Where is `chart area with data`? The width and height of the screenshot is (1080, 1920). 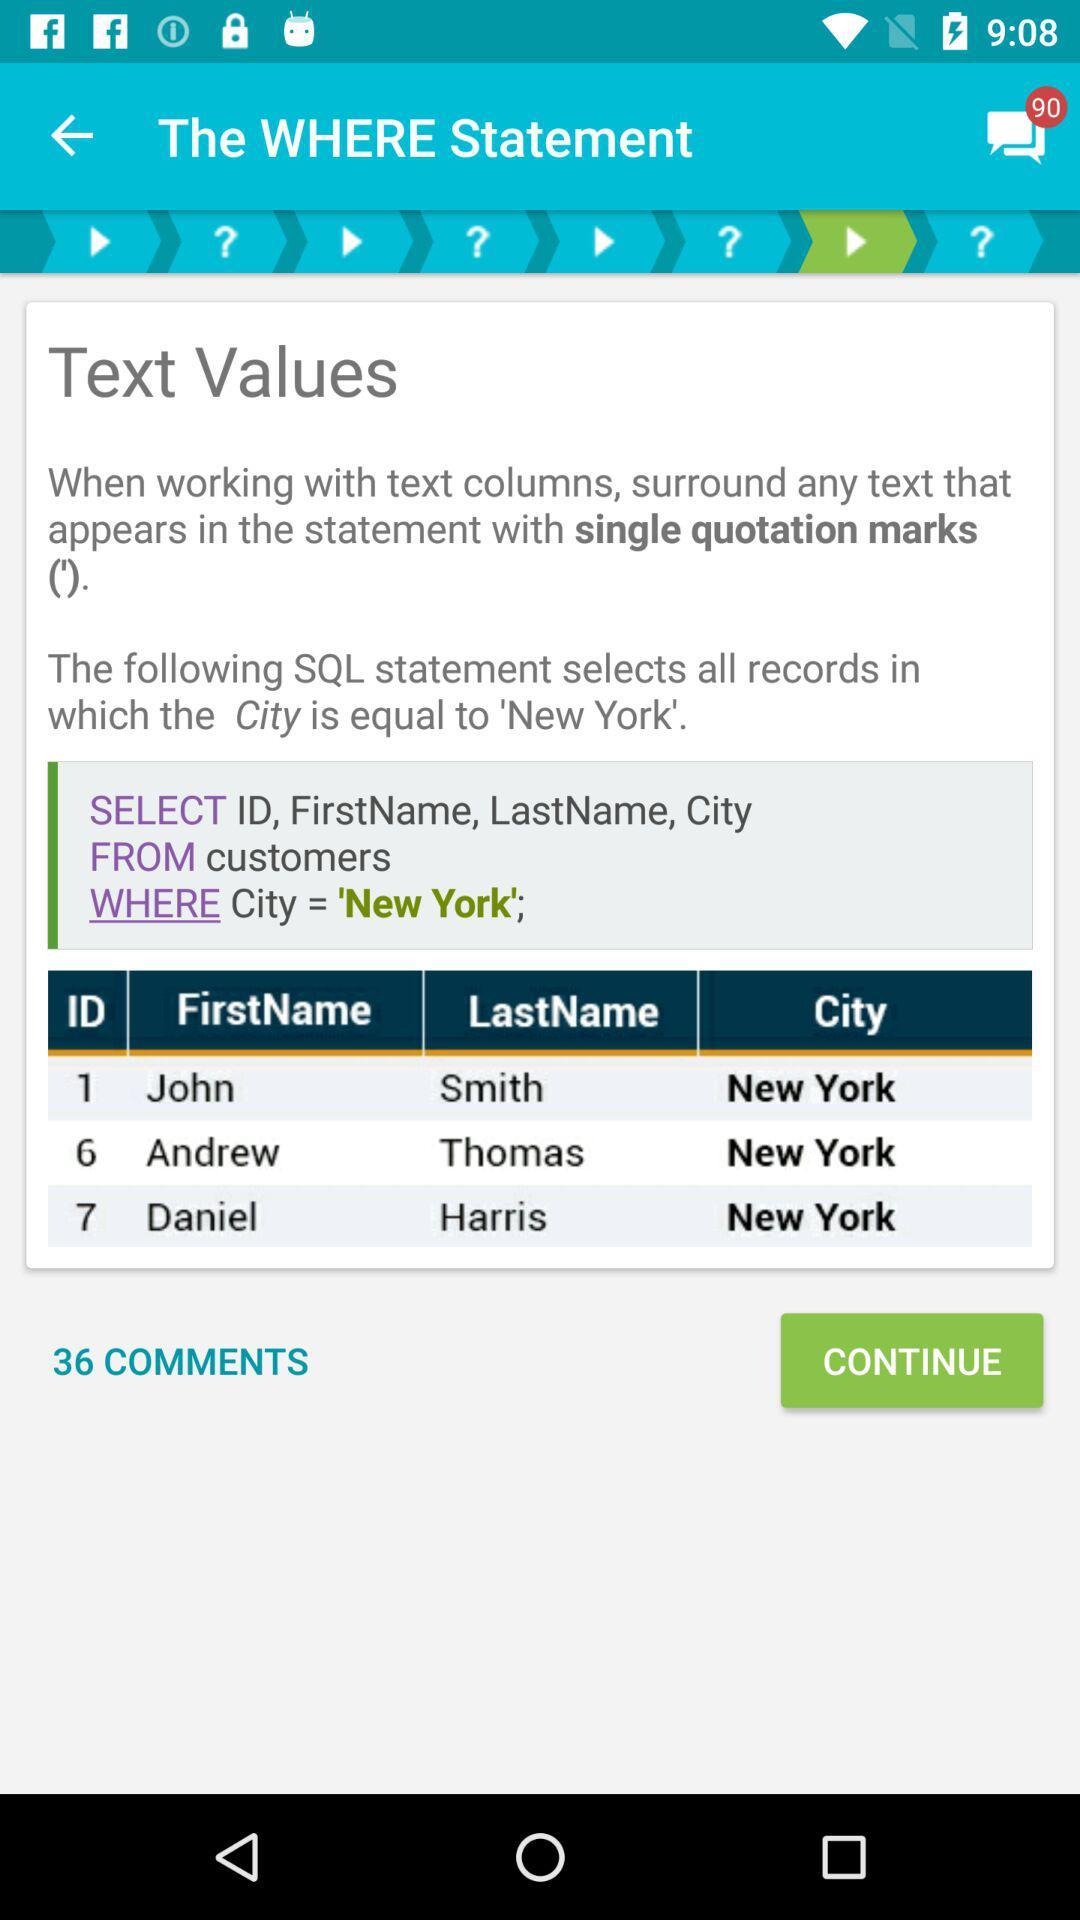
chart area with data is located at coordinates (540, 1107).